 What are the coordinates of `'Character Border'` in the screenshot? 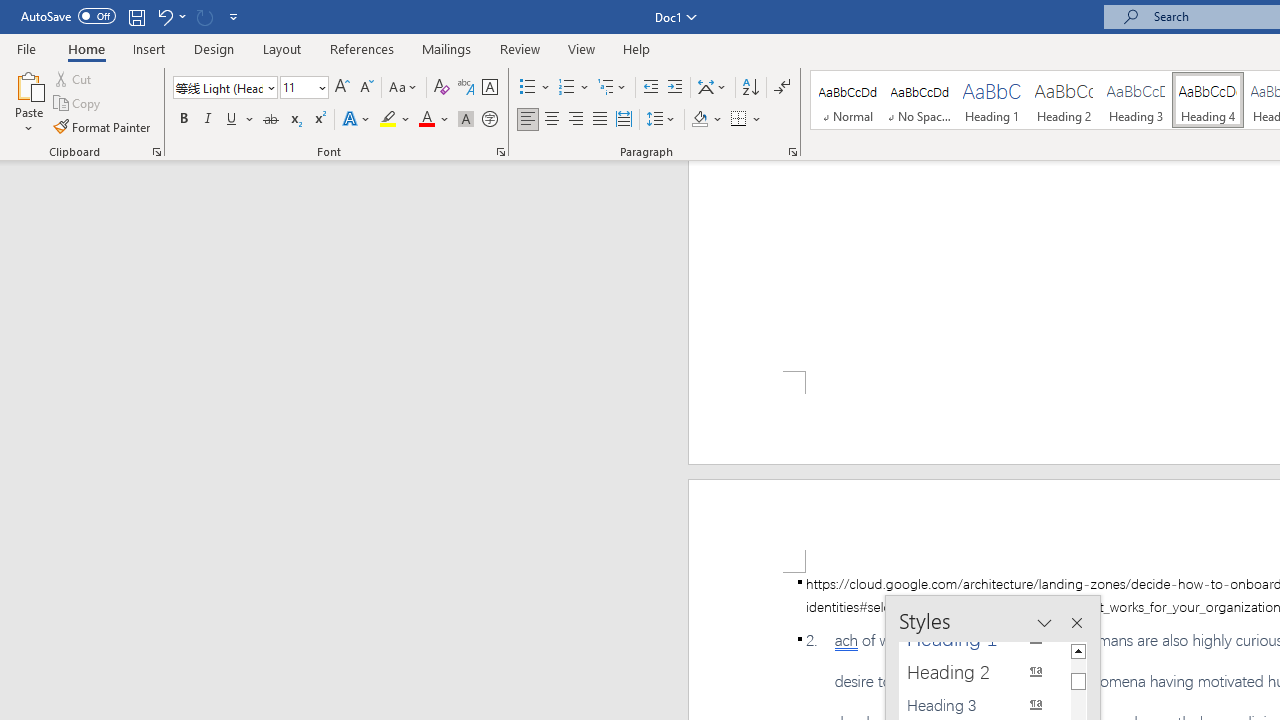 It's located at (489, 86).